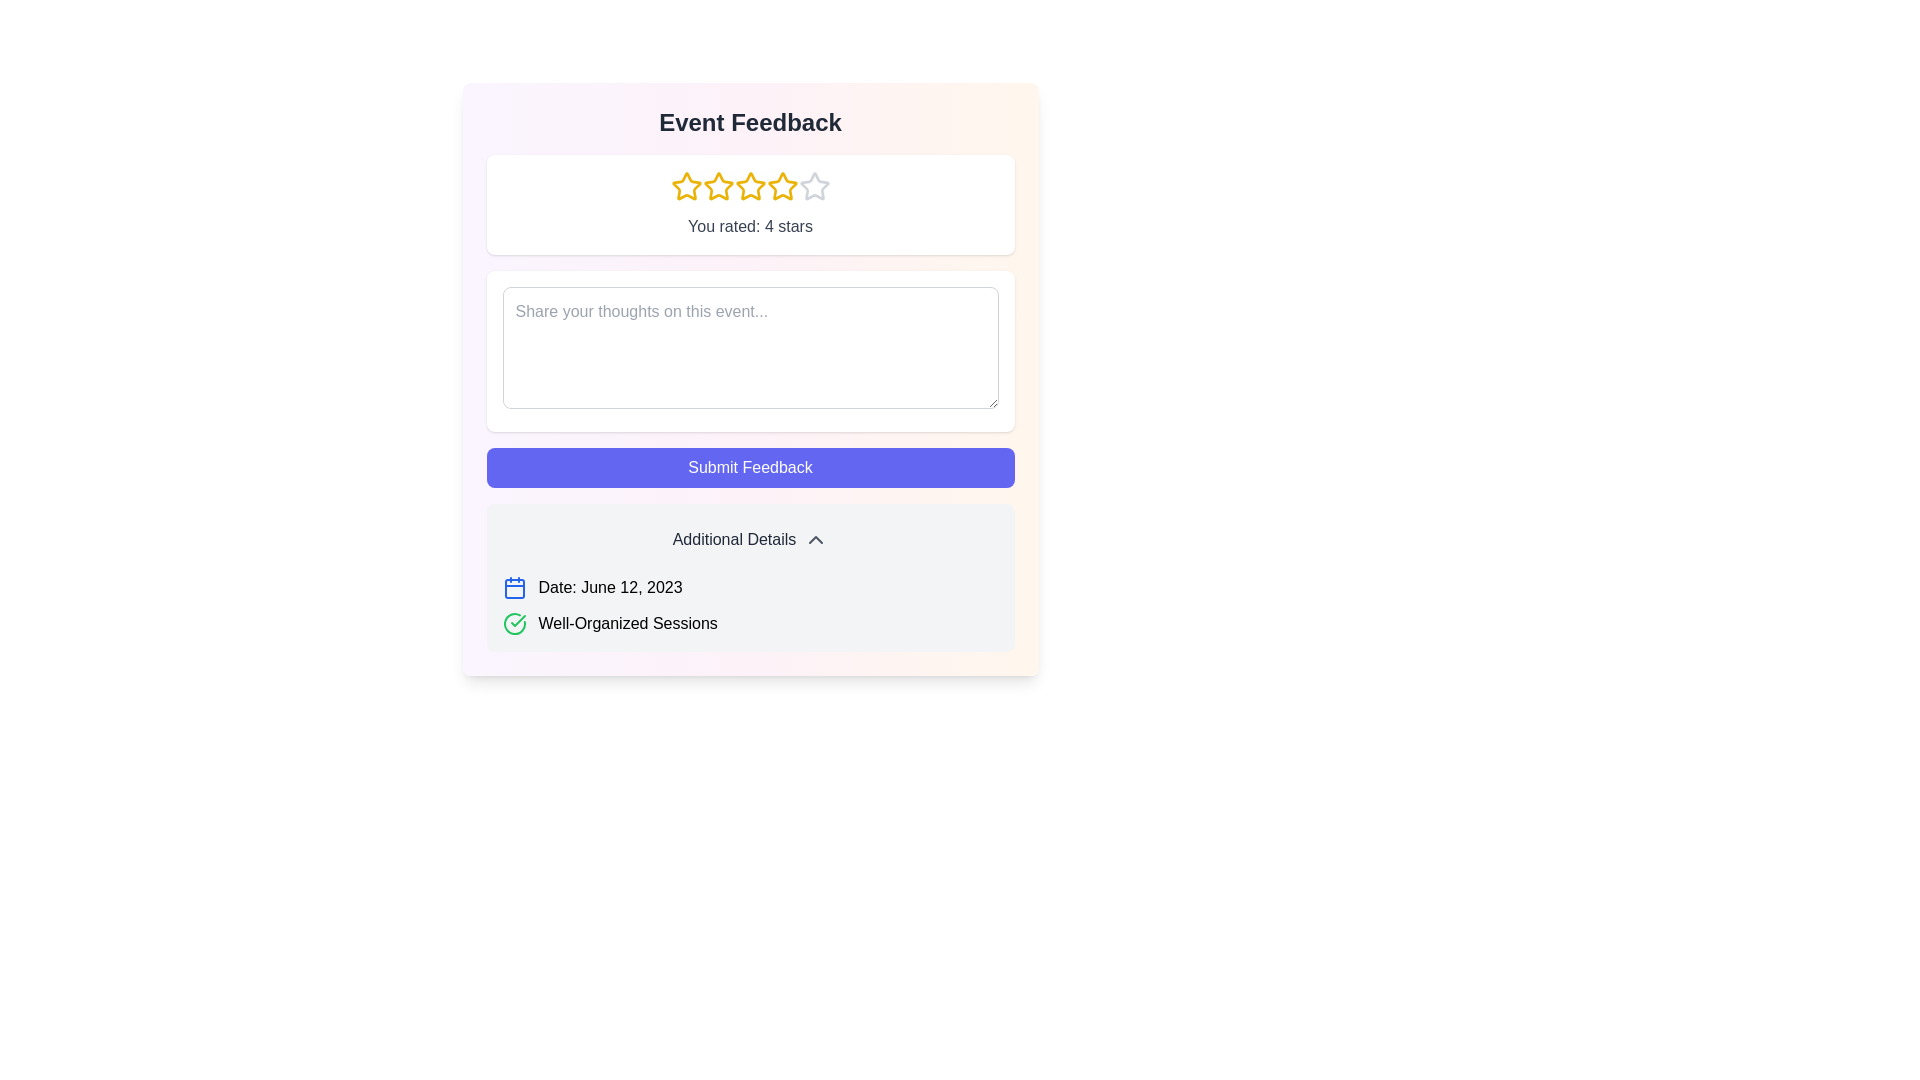 This screenshot has height=1080, width=1920. Describe the element at coordinates (749, 578) in the screenshot. I see `additional details displayed in the Information box with a light gray background, containing the title 'Additional Details' and sections for 'Date' and 'Well-Organized Sessions'` at that location.